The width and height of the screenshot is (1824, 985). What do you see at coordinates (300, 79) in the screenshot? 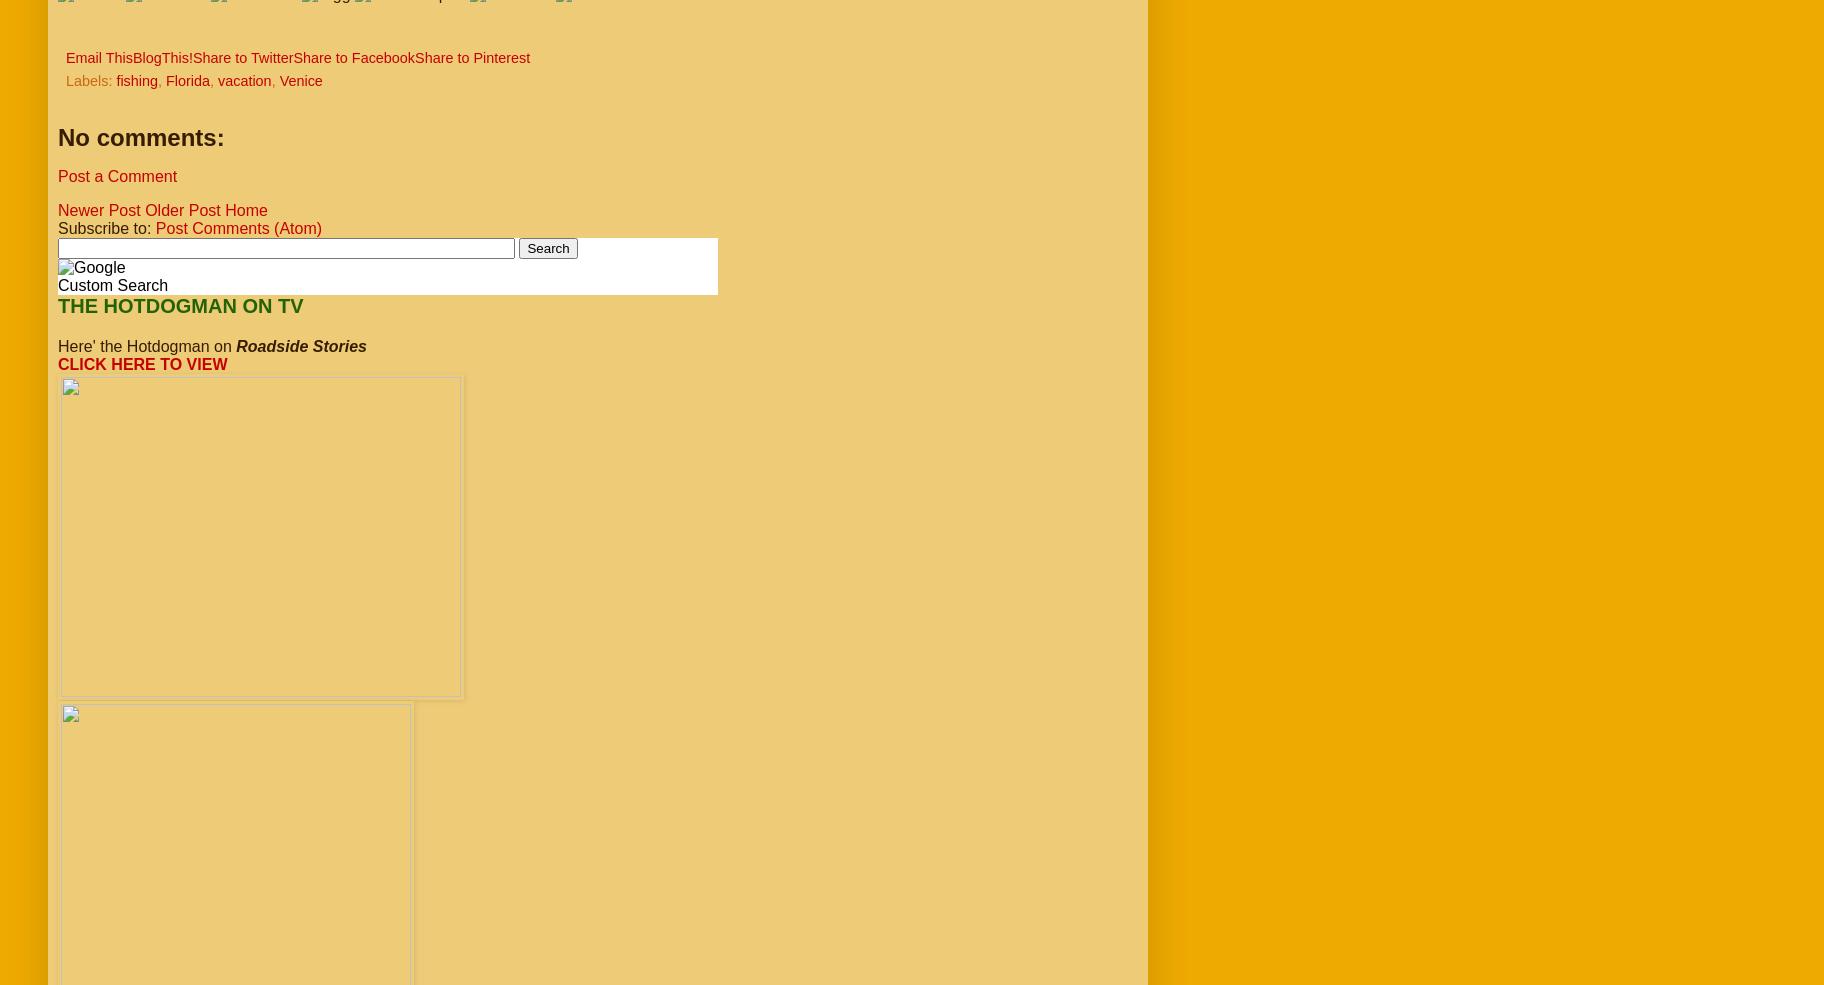
I see `'Venice'` at bounding box center [300, 79].